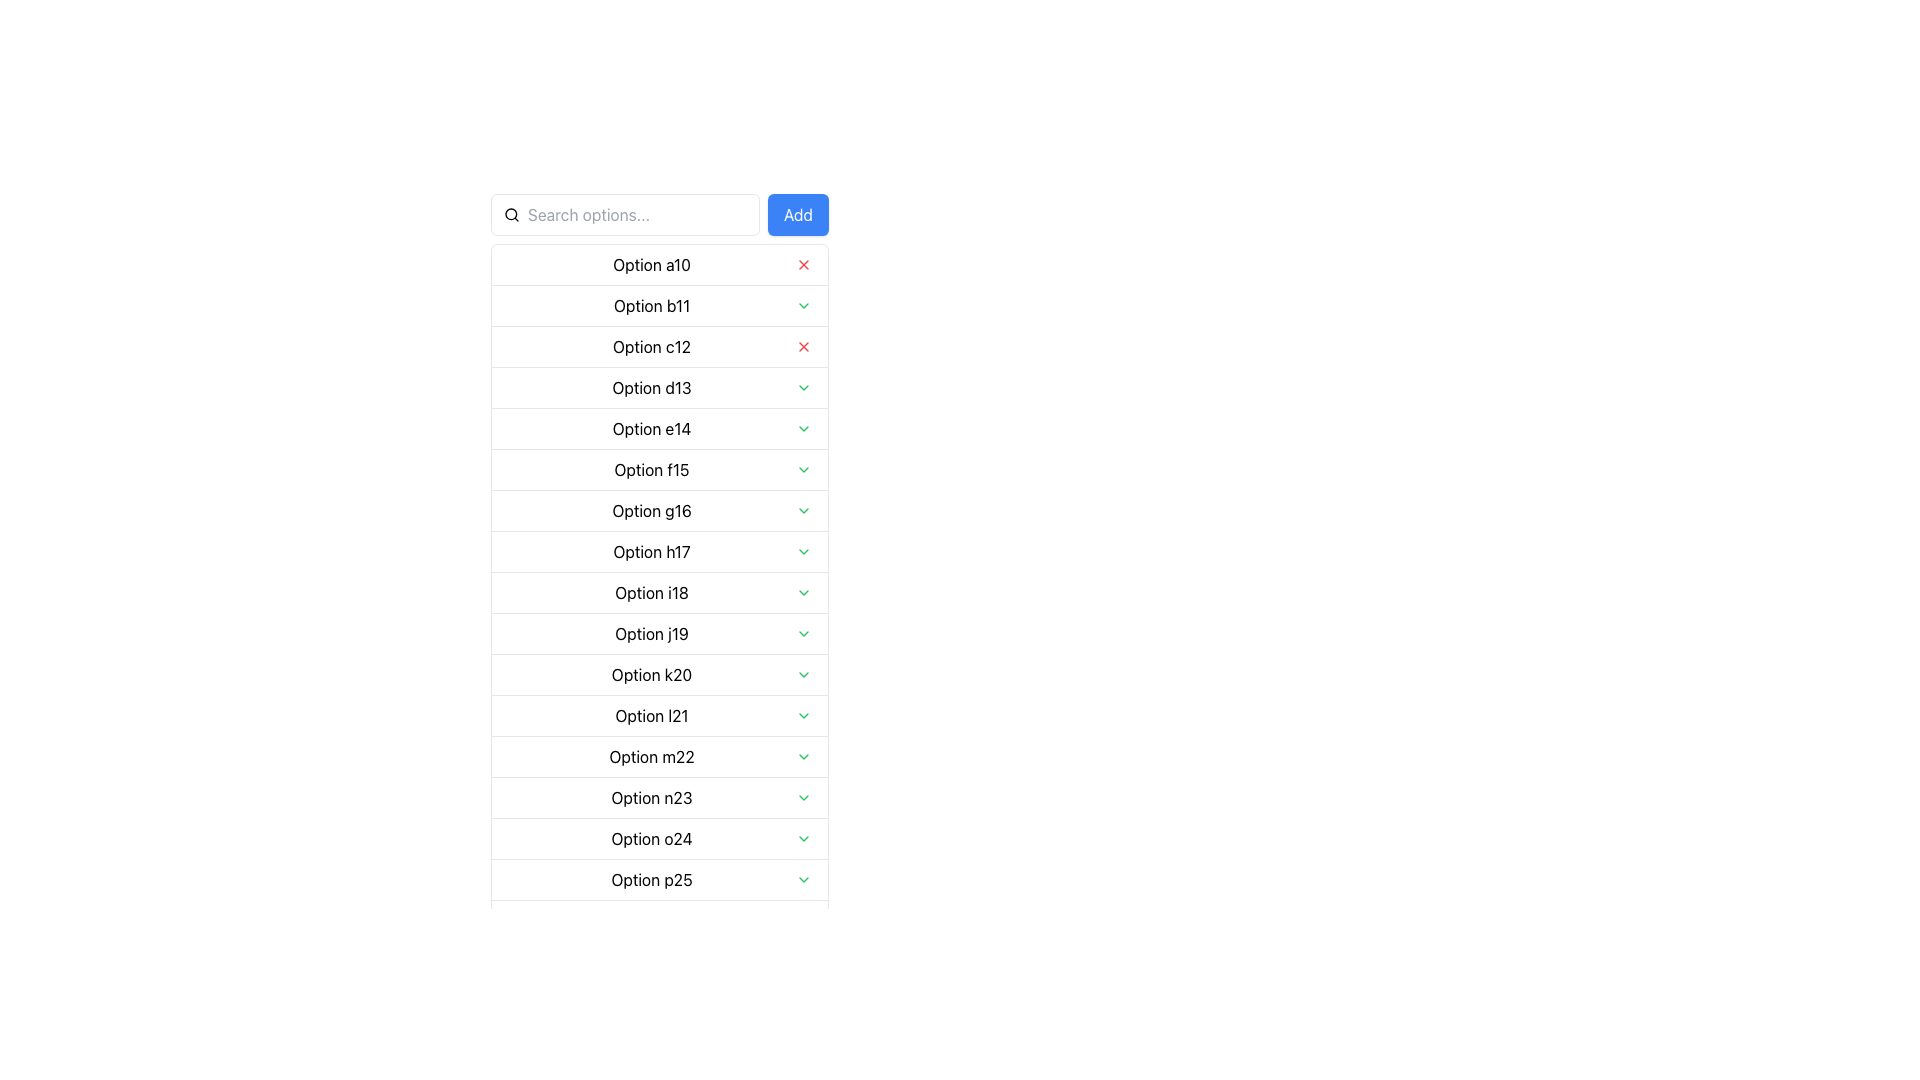 Image resolution: width=1920 pixels, height=1080 pixels. I want to click on the chevron icon located to the far right of the entry labeled 'Option g16', so click(804, 509).